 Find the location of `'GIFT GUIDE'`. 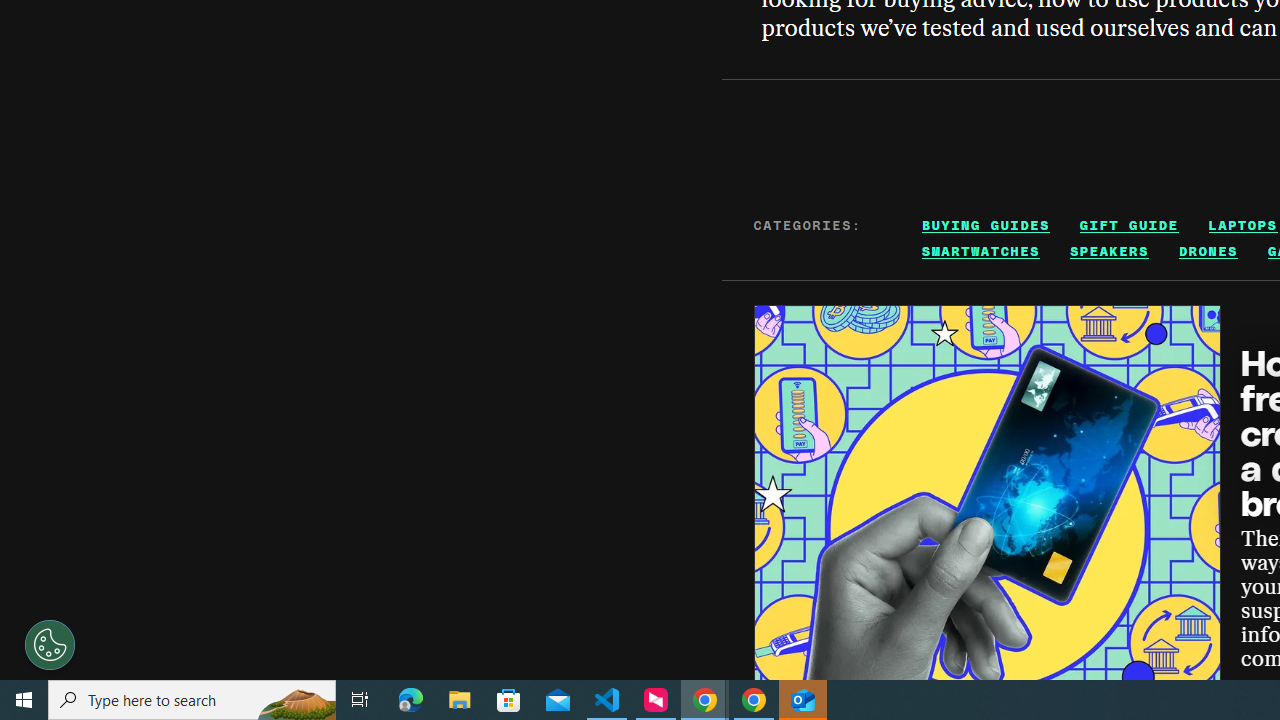

'GIFT GUIDE' is located at coordinates (1129, 225).